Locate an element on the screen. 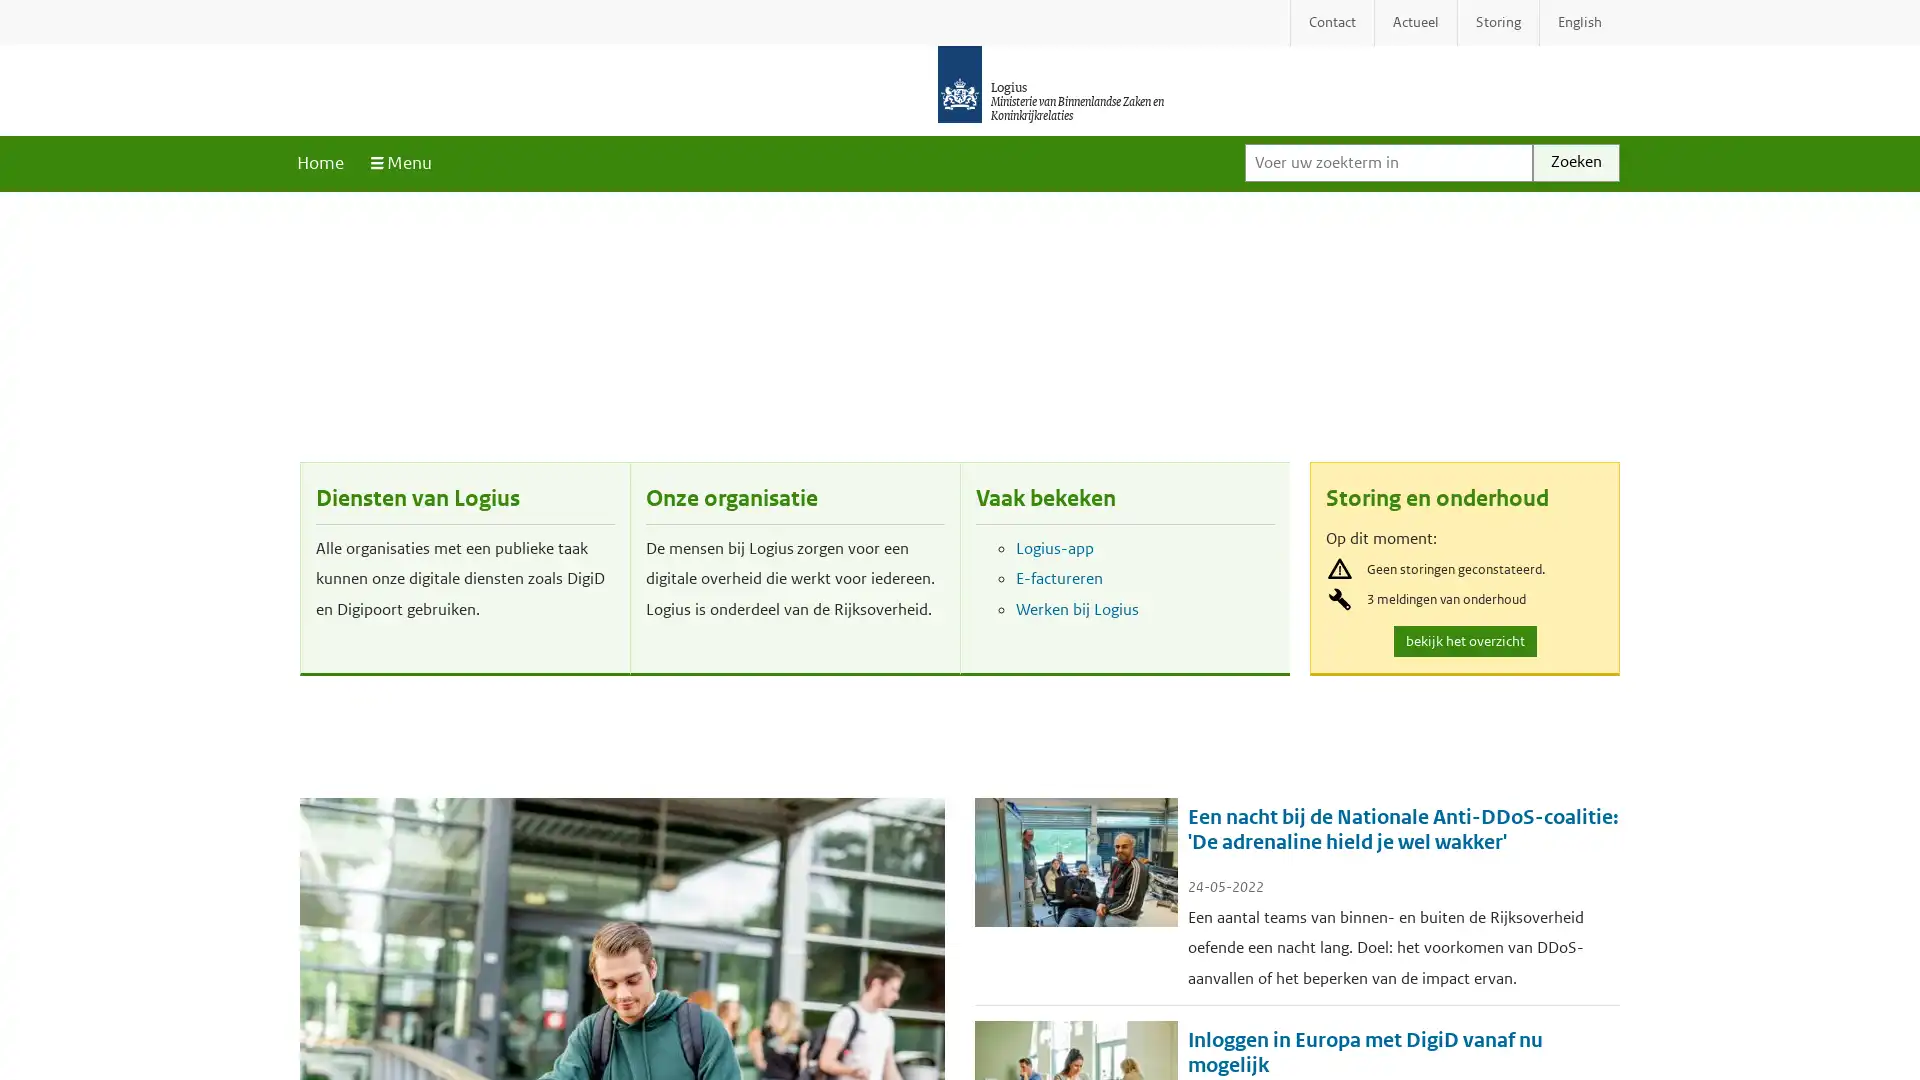 This screenshot has width=1920, height=1080. Zoeken is located at coordinates (1575, 161).